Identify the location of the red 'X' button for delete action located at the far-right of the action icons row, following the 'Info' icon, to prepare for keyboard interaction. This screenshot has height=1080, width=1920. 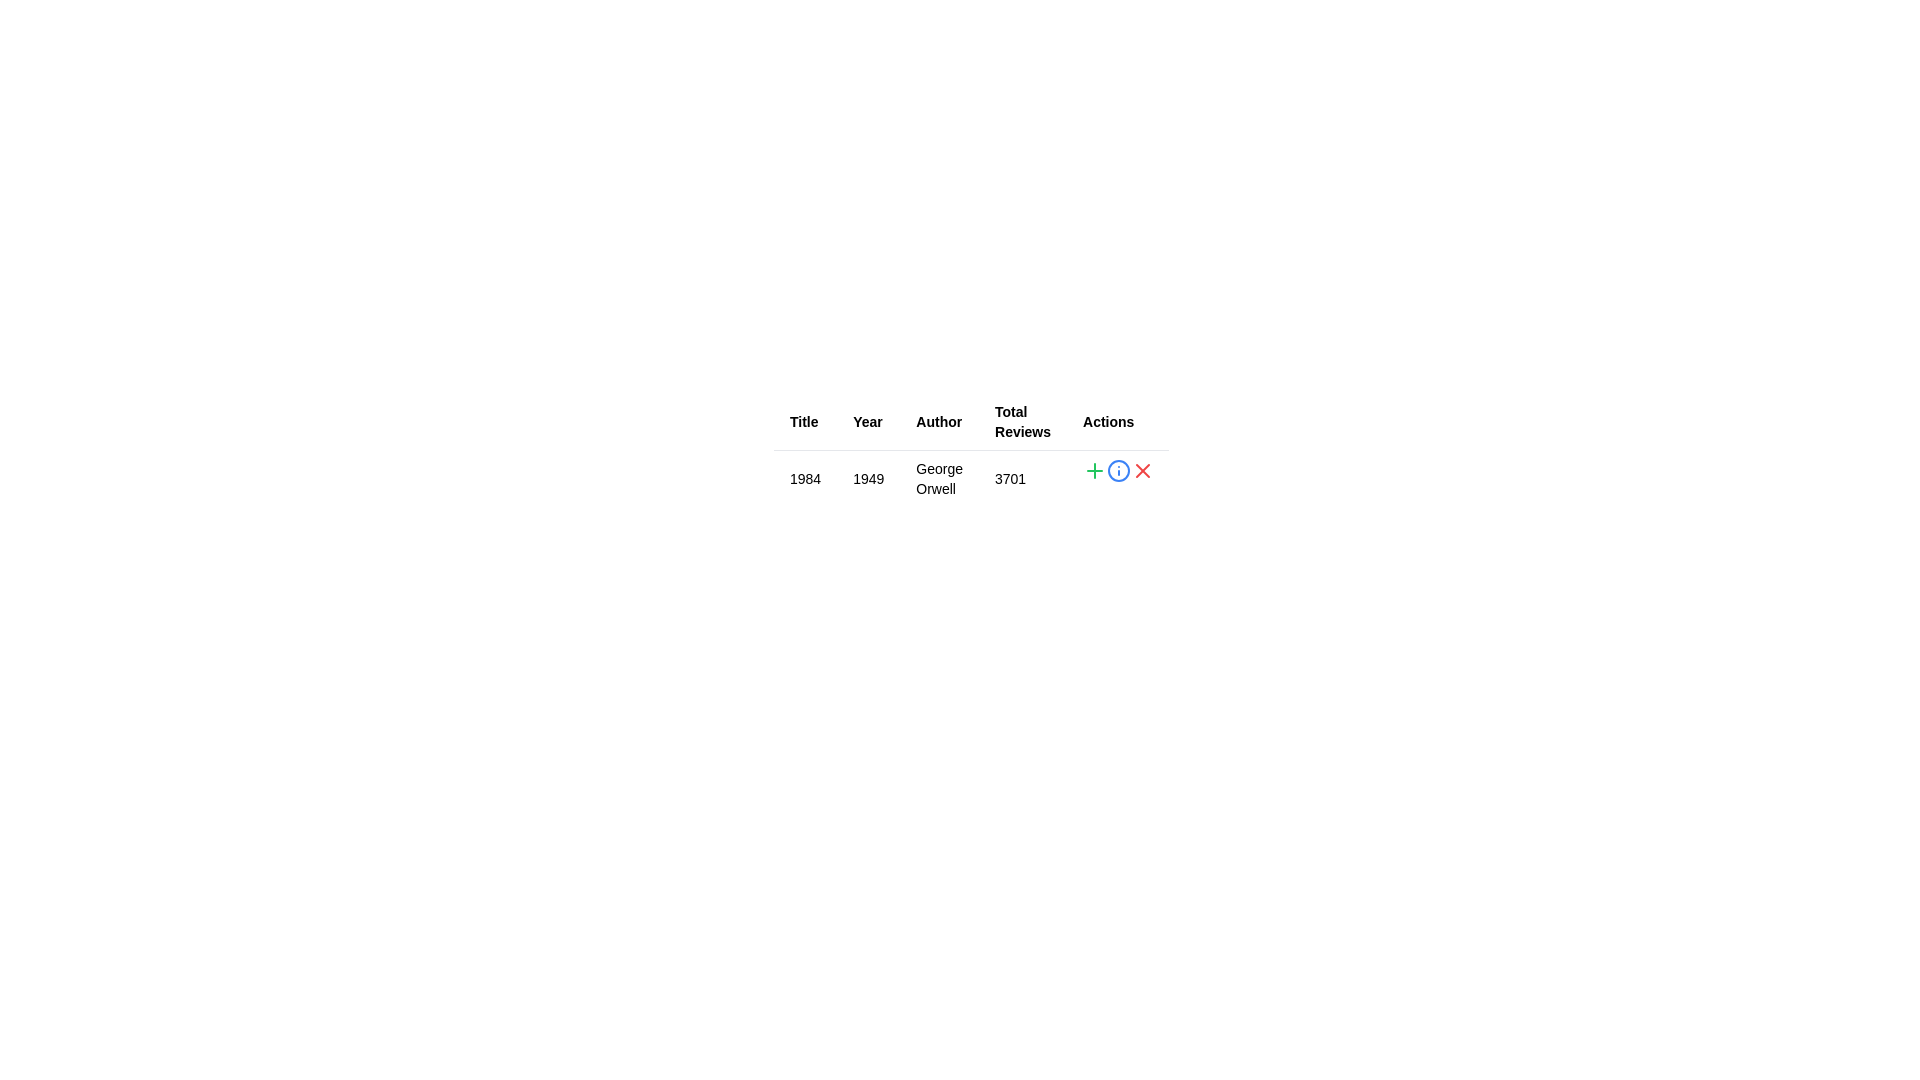
(1142, 470).